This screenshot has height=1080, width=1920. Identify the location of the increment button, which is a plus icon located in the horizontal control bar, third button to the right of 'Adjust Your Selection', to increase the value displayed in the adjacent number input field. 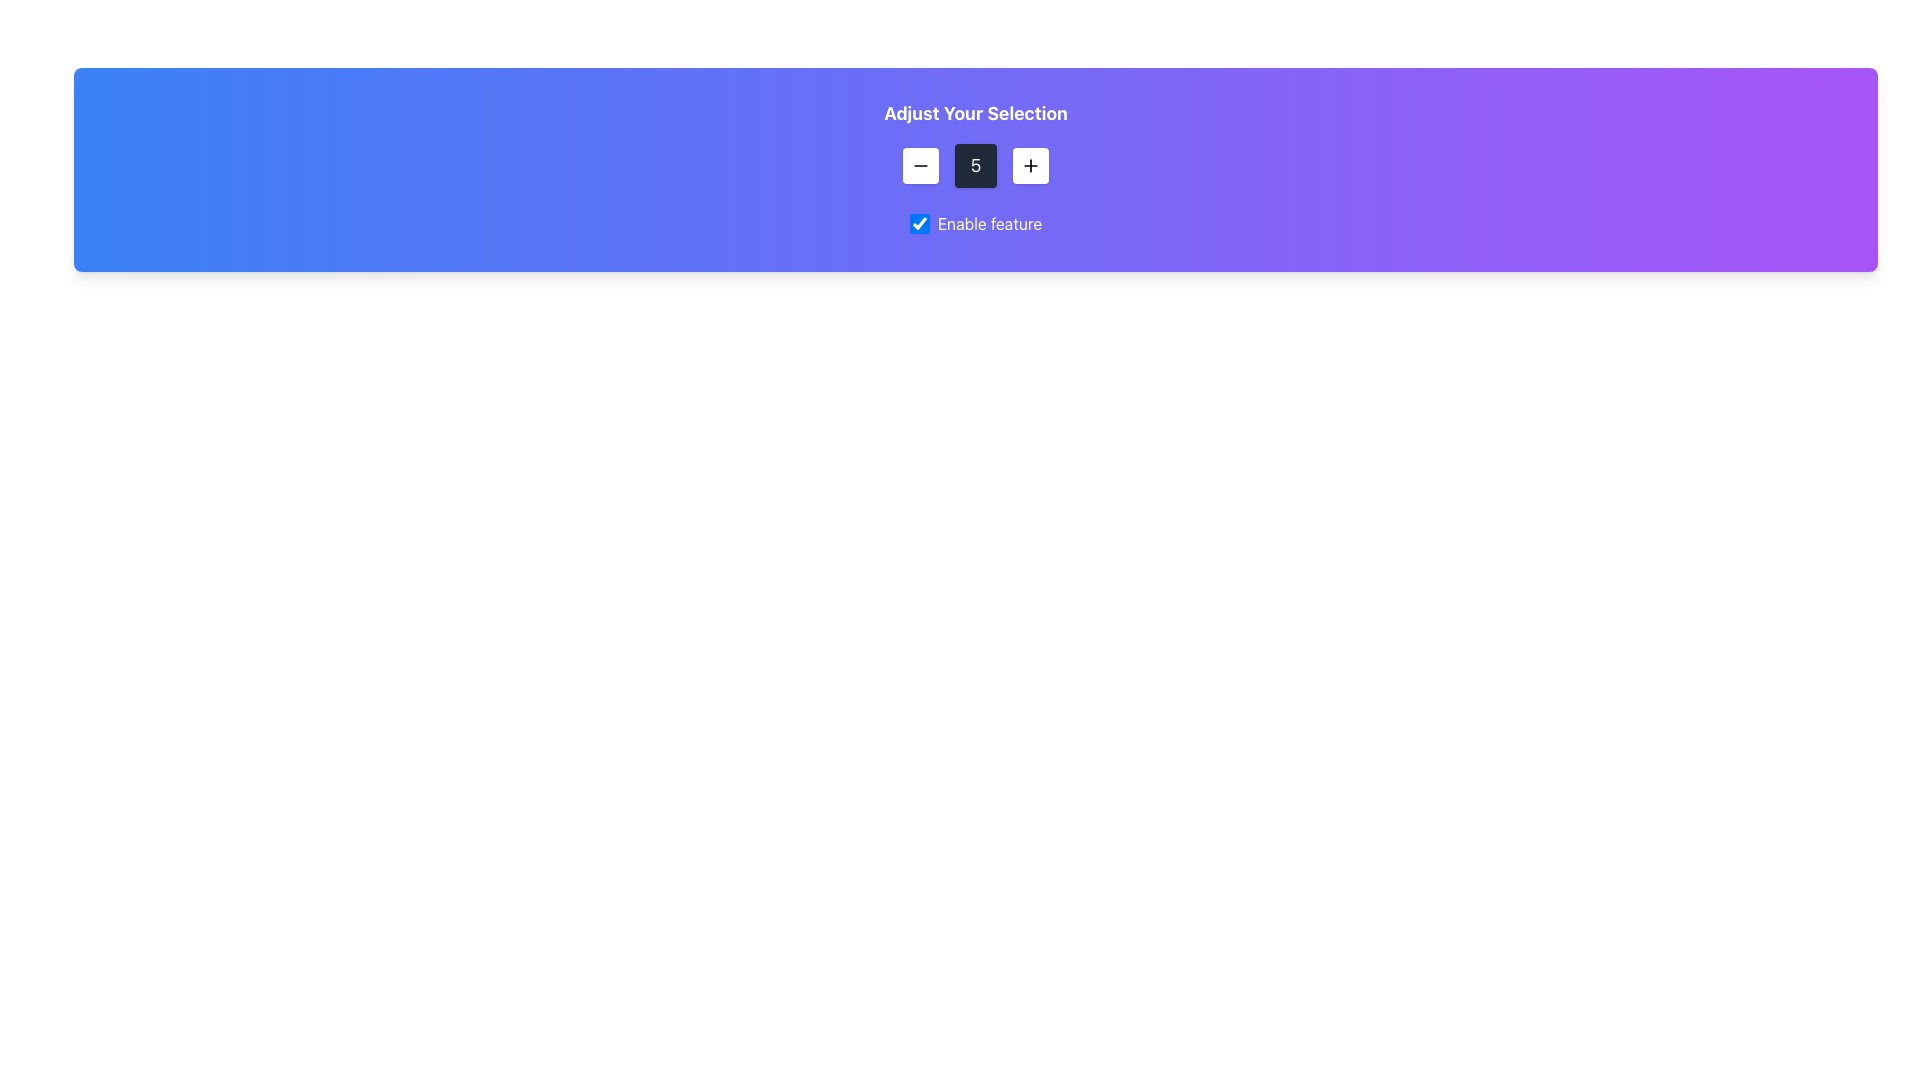
(1031, 164).